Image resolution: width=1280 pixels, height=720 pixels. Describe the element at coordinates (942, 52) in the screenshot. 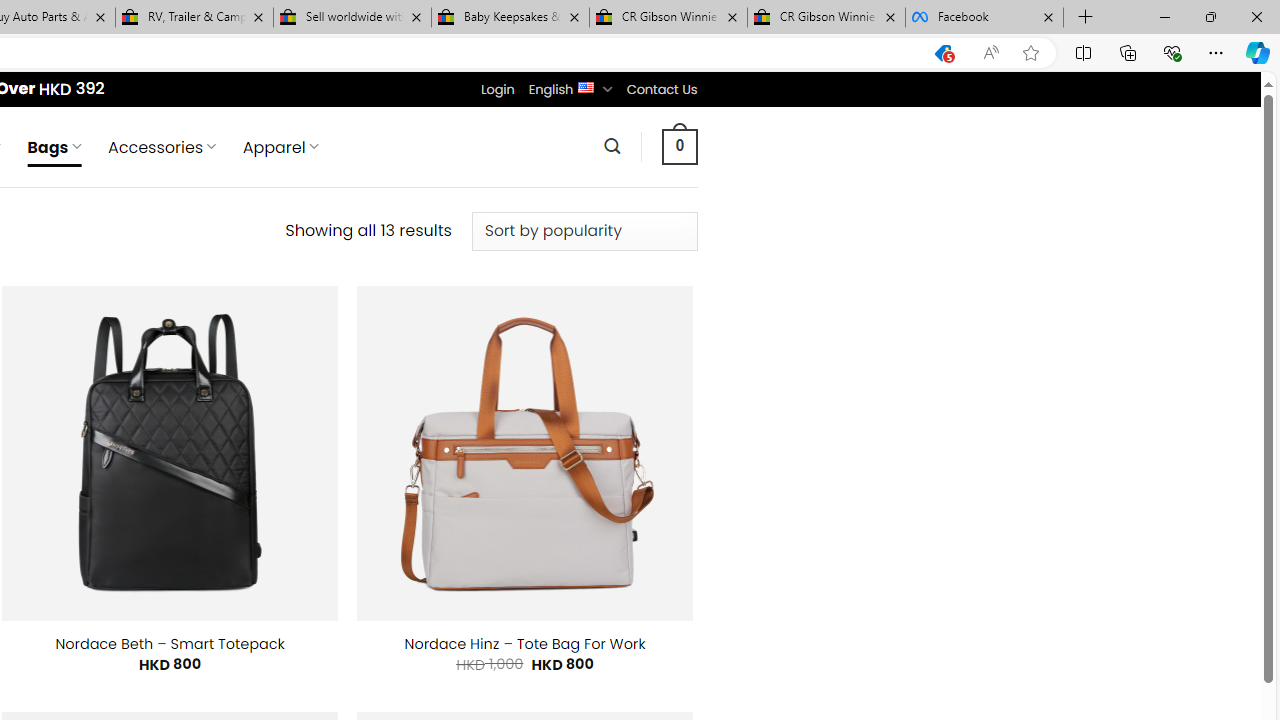

I see `'This site has coupons! Shopping in Microsoft Edge, 5'` at that location.